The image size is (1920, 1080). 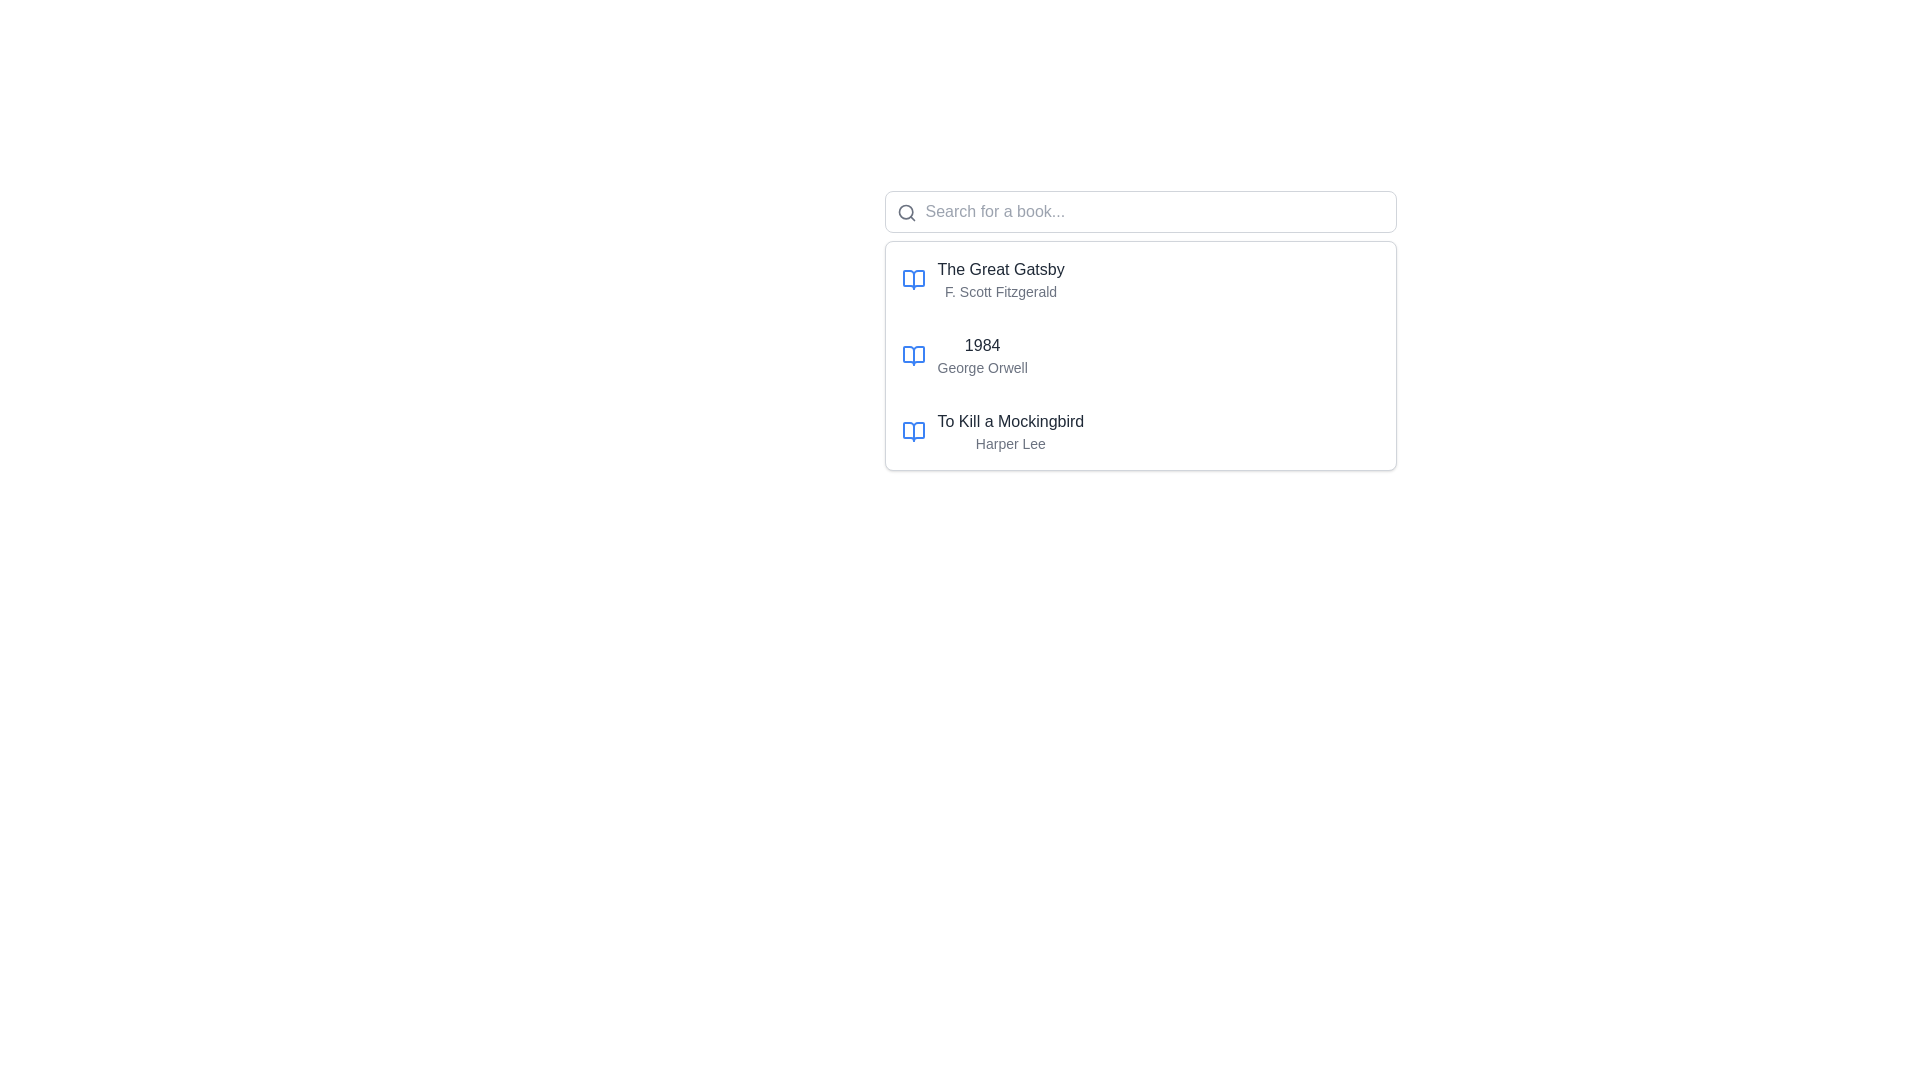 I want to click on the blue book icon associated with the title '1984' and the author 'George Orwell' to associate it with its row content, so click(x=912, y=354).